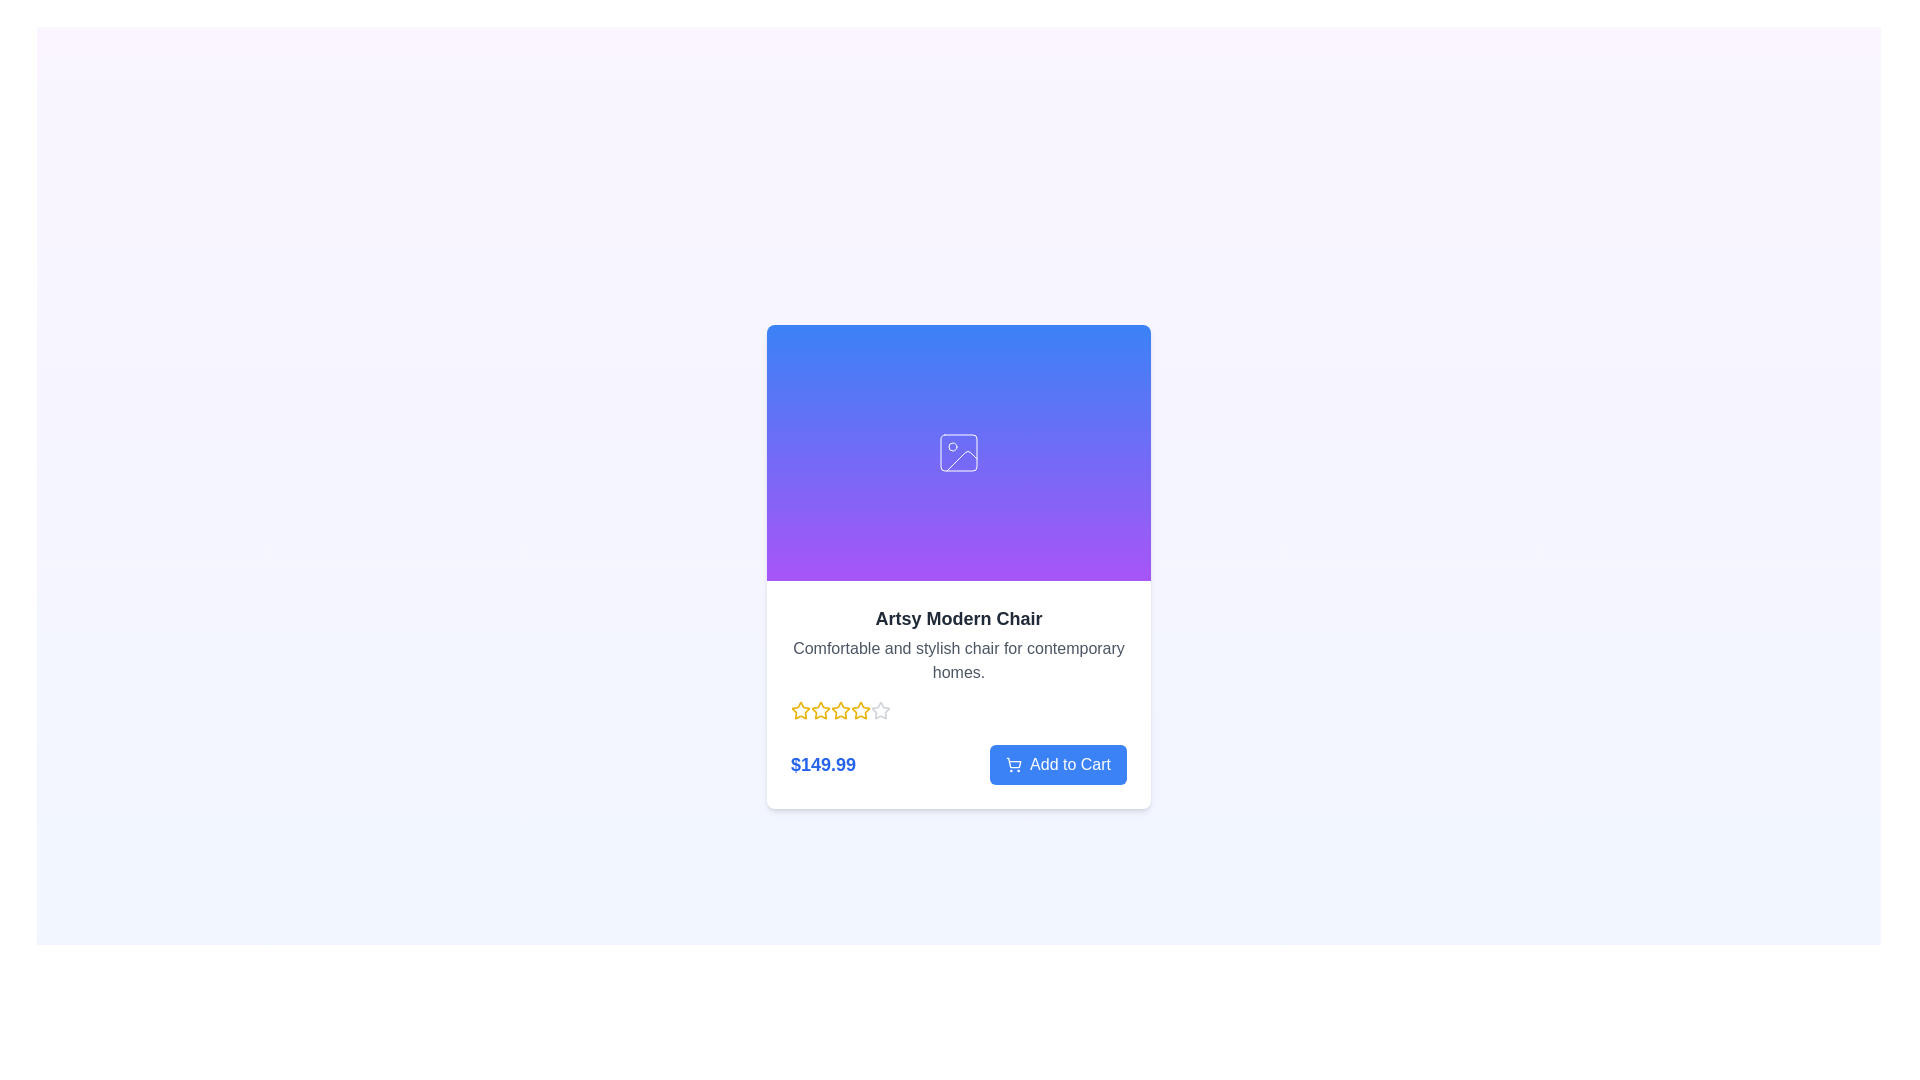 This screenshot has height=1080, width=1920. I want to click on the shopping cart icon within the 'Add to Cart' button, which is styled with a blue background and white stroke, located at the bottom center of the product card, so click(1014, 764).